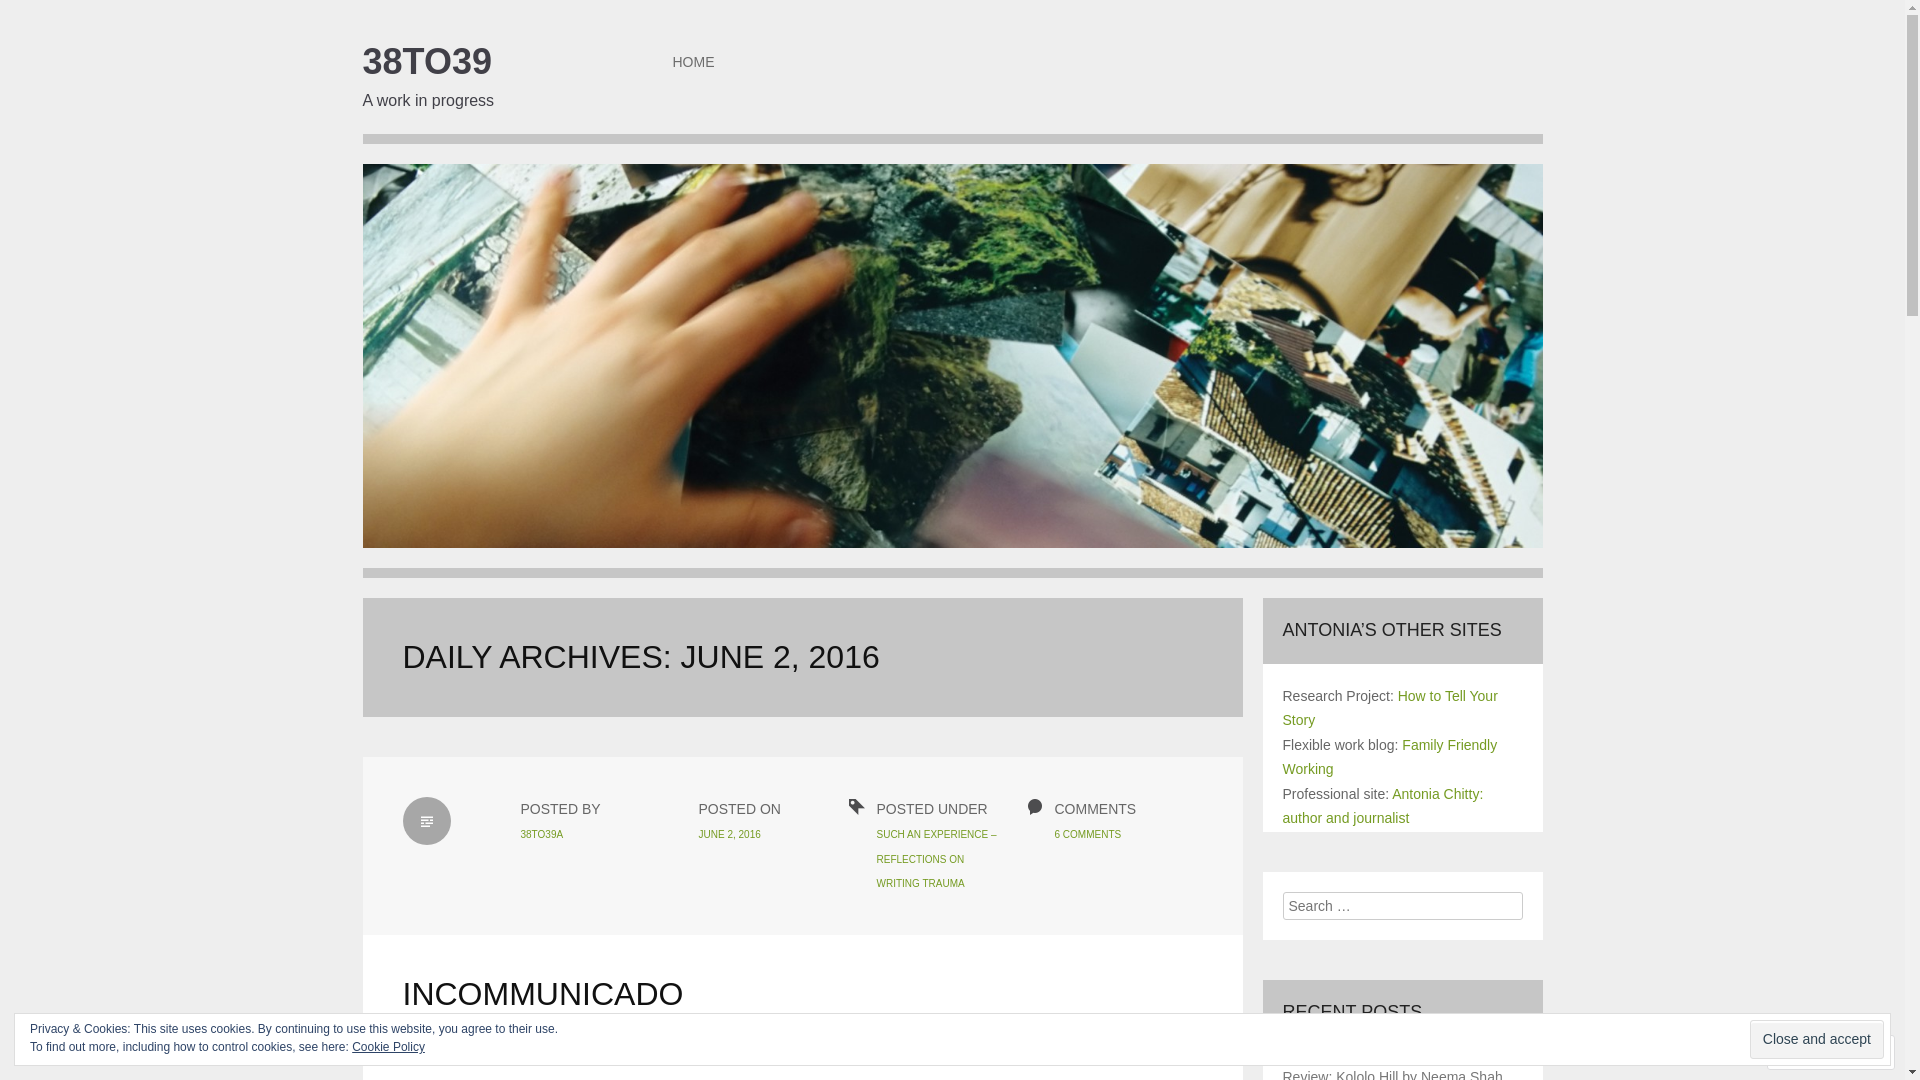 Image resolution: width=1920 pixels, height=1080 pixels. What do you see at coordinates (388, 1045) in the screenshot?
I see `'Cookie Policy'` at bounding box center [388, 1045].